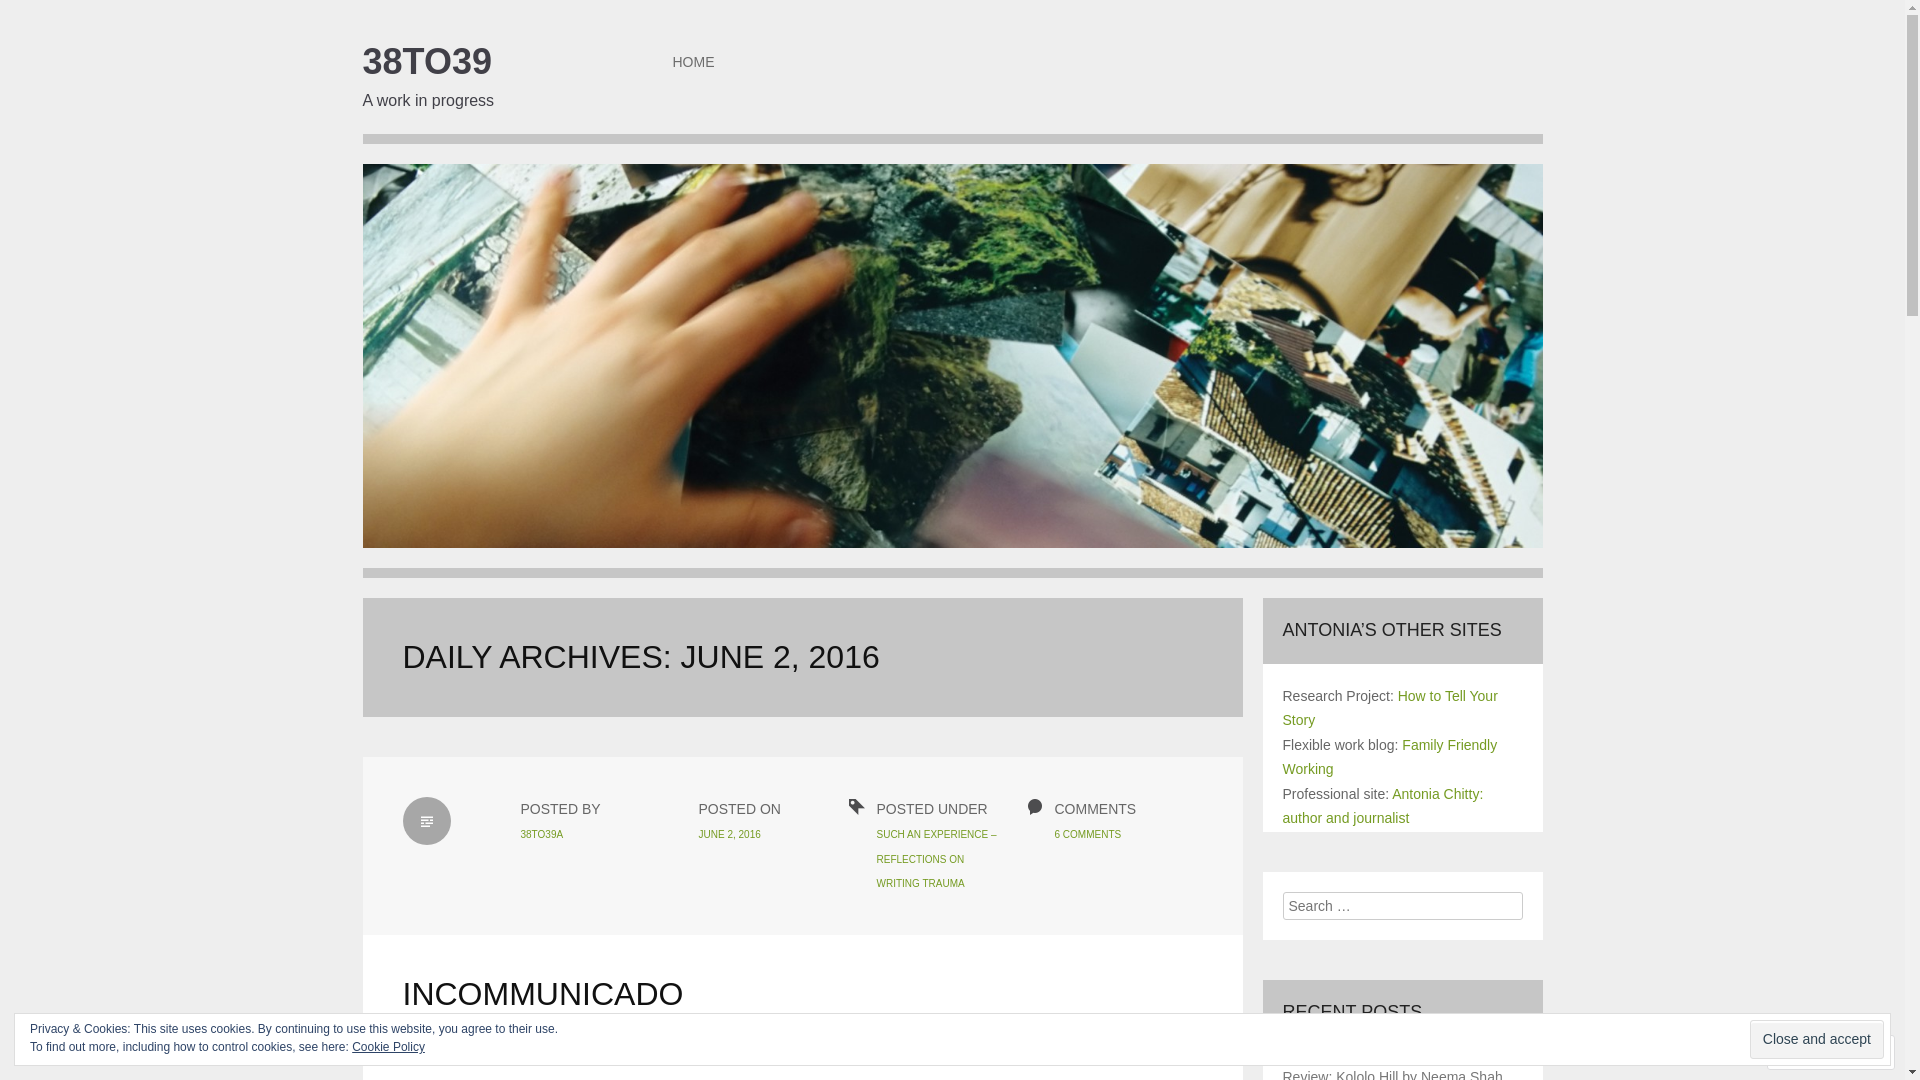 Image resolution: width=1920 pixels, height=1080 pixels. What do you see at coordinates (388, 1045) in the screenshot?
I see `'Cookie Policy'` at bounding box center [388, 1045].